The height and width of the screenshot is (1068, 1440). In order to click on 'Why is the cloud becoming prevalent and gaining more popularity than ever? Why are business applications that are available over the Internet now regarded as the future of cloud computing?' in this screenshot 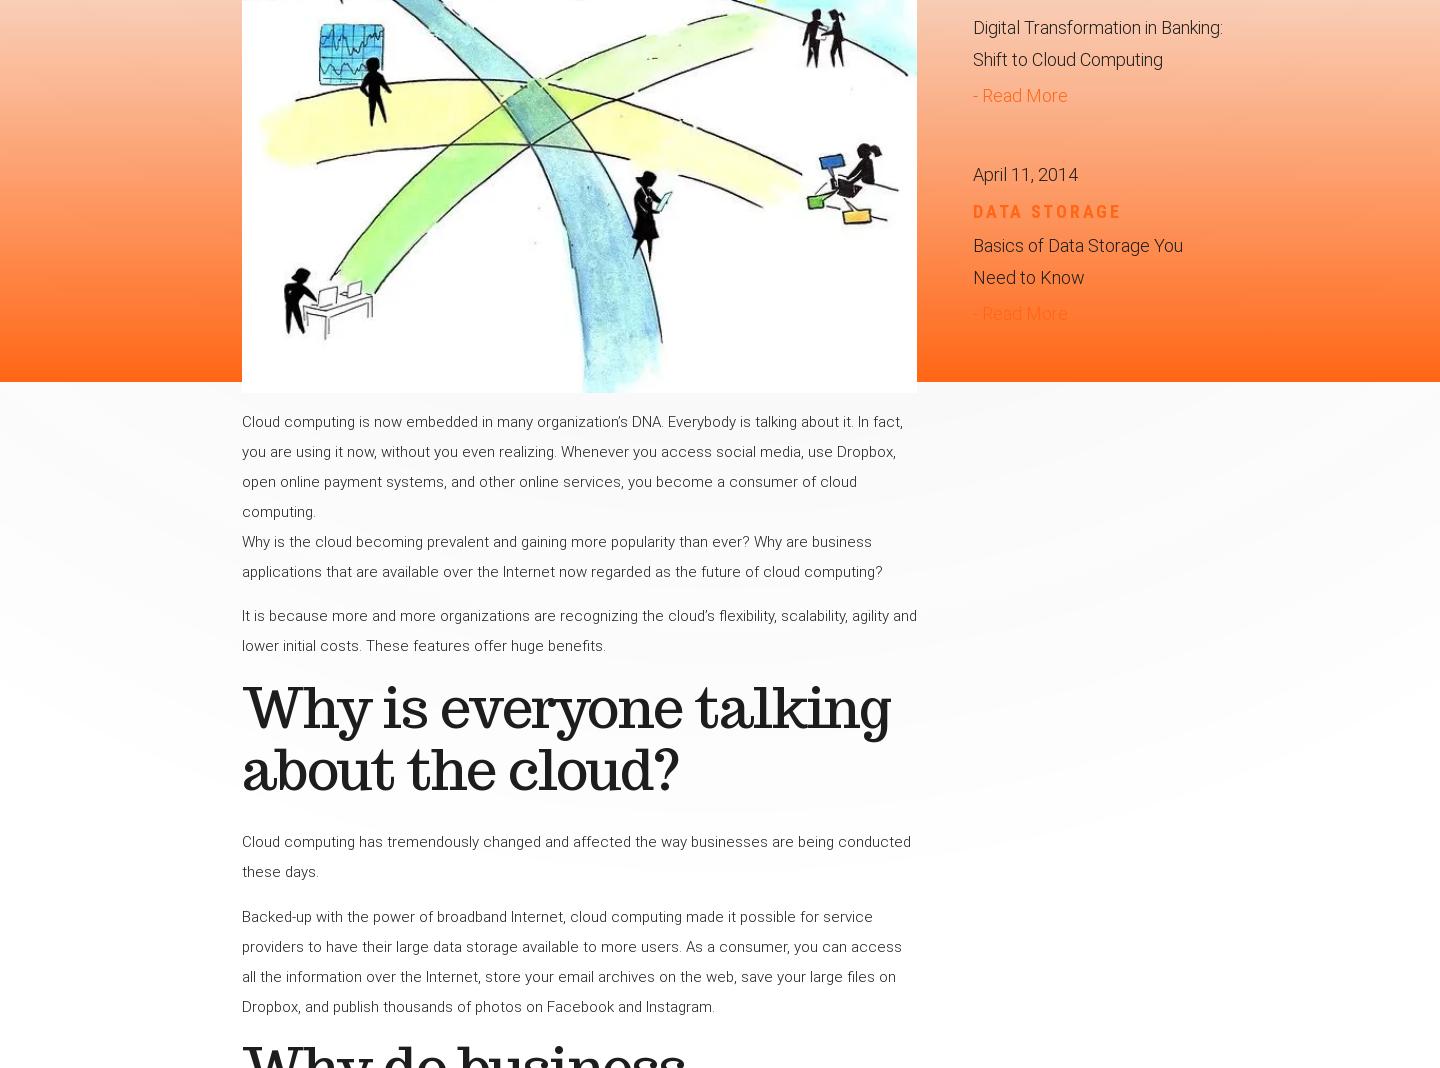, I will do `click(561, 555)`.